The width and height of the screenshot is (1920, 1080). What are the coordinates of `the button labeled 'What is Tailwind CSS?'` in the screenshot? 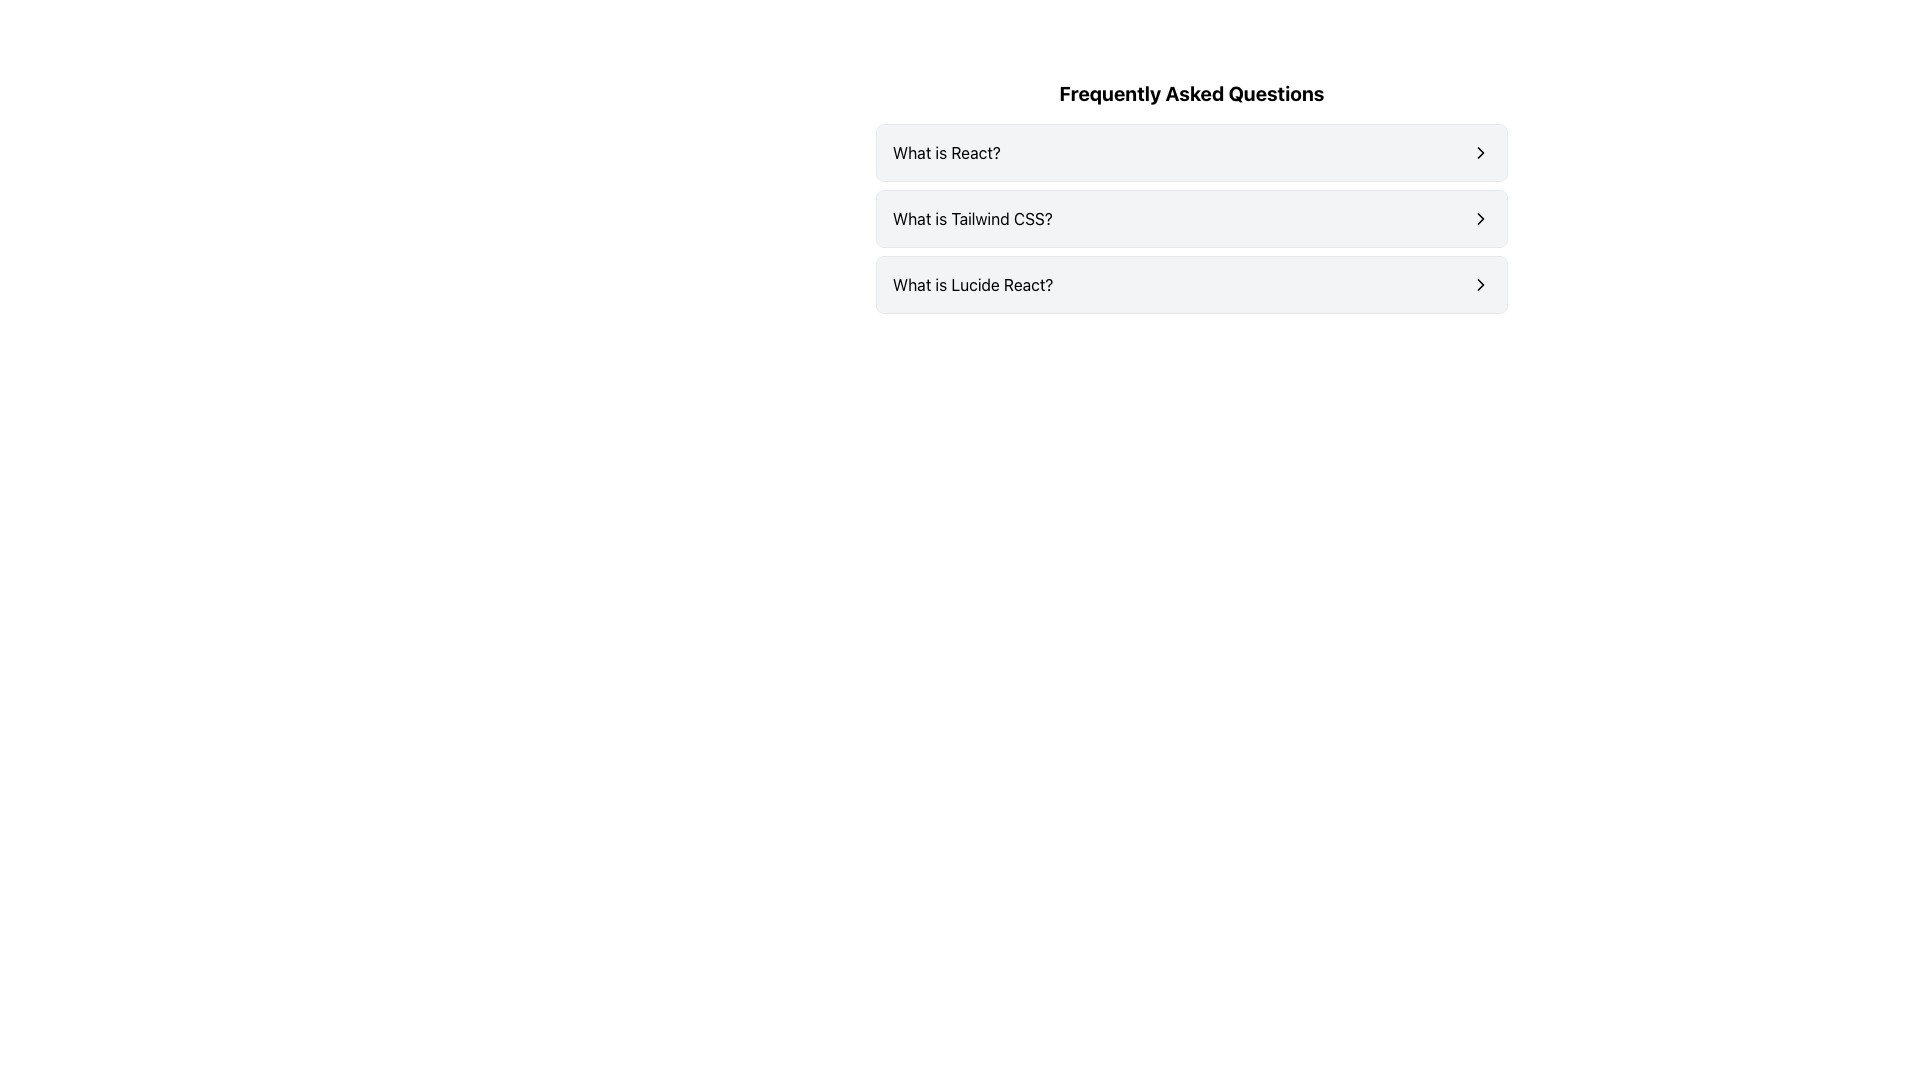 It's located at (1191, 219).